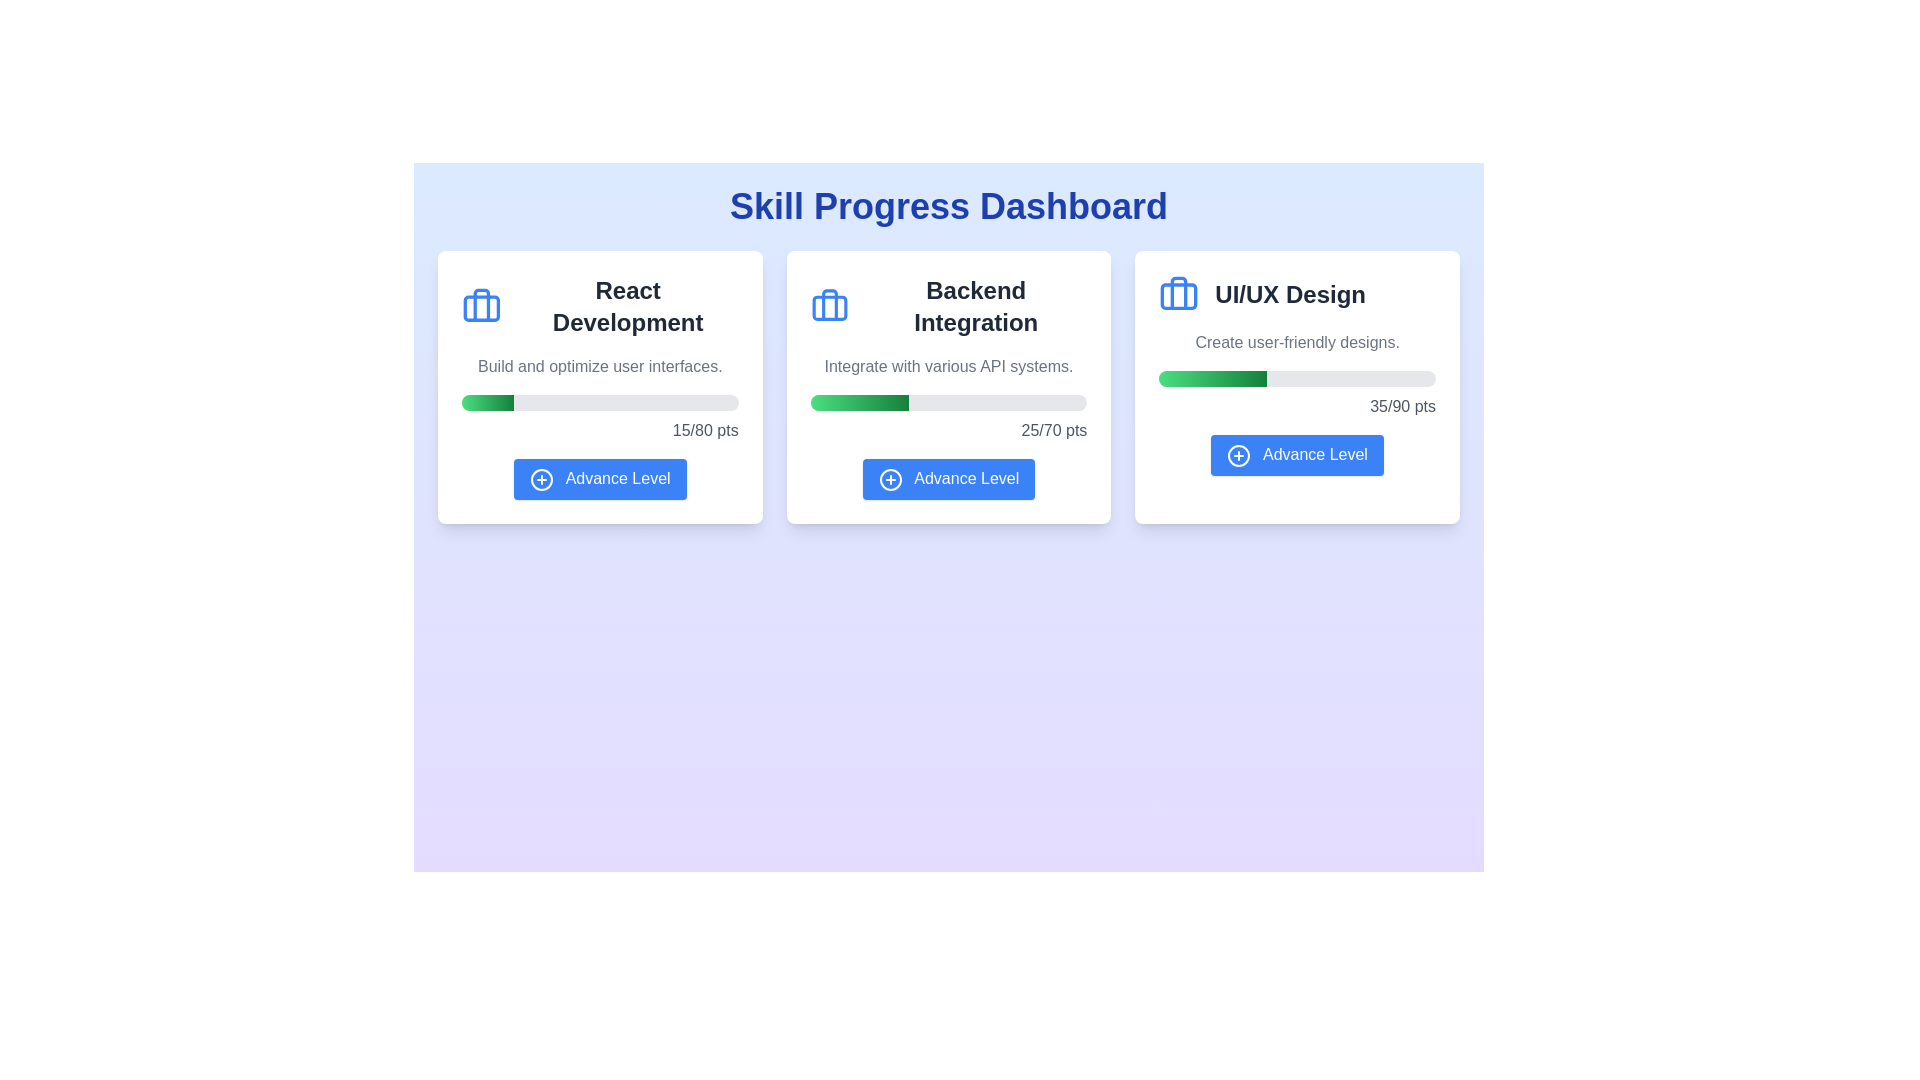  What do you see at coordinates (481, 308) in the screenshot?
I see `the decorative SVG component that represents the bottom section of the briefcase icon within the 'React Development' card` at bounding box center [481, 308].